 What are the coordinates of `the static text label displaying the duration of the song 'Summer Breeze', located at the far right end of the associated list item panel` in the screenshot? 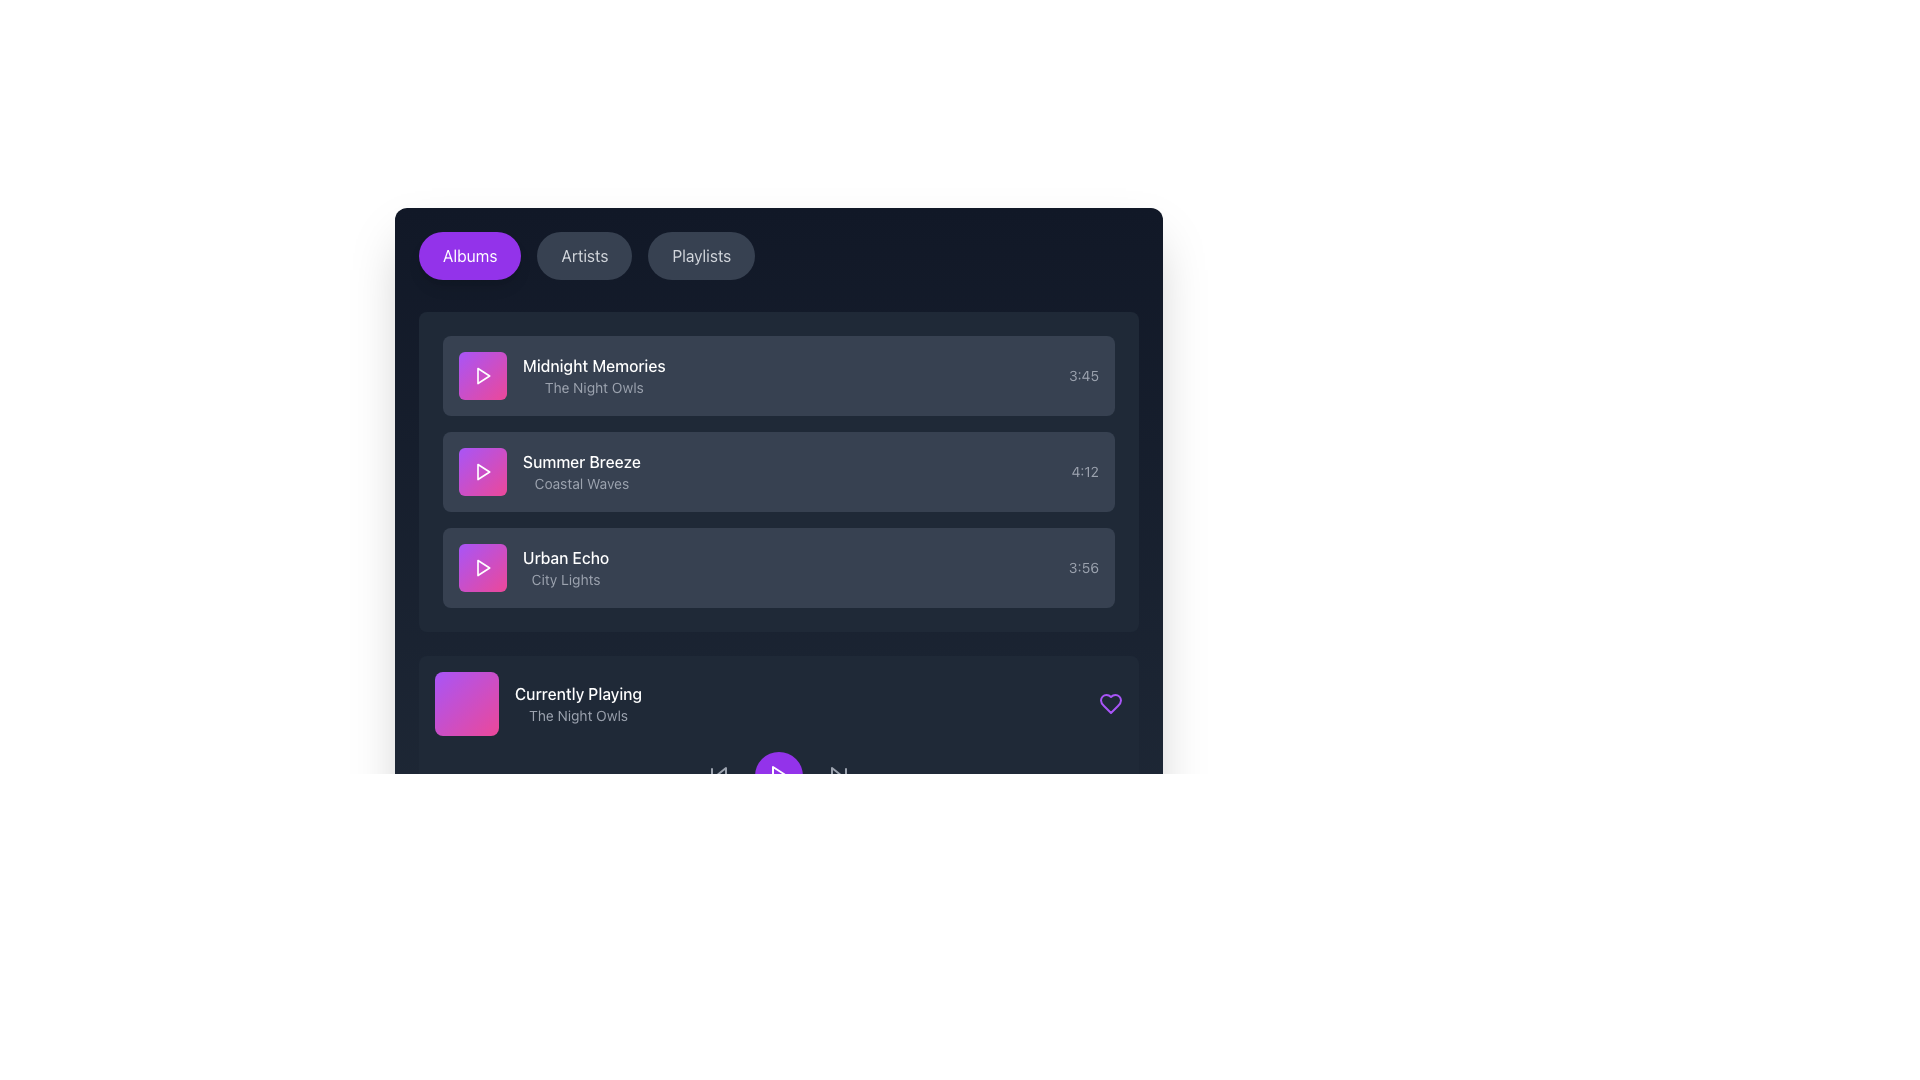 It's located at (1084, 471).